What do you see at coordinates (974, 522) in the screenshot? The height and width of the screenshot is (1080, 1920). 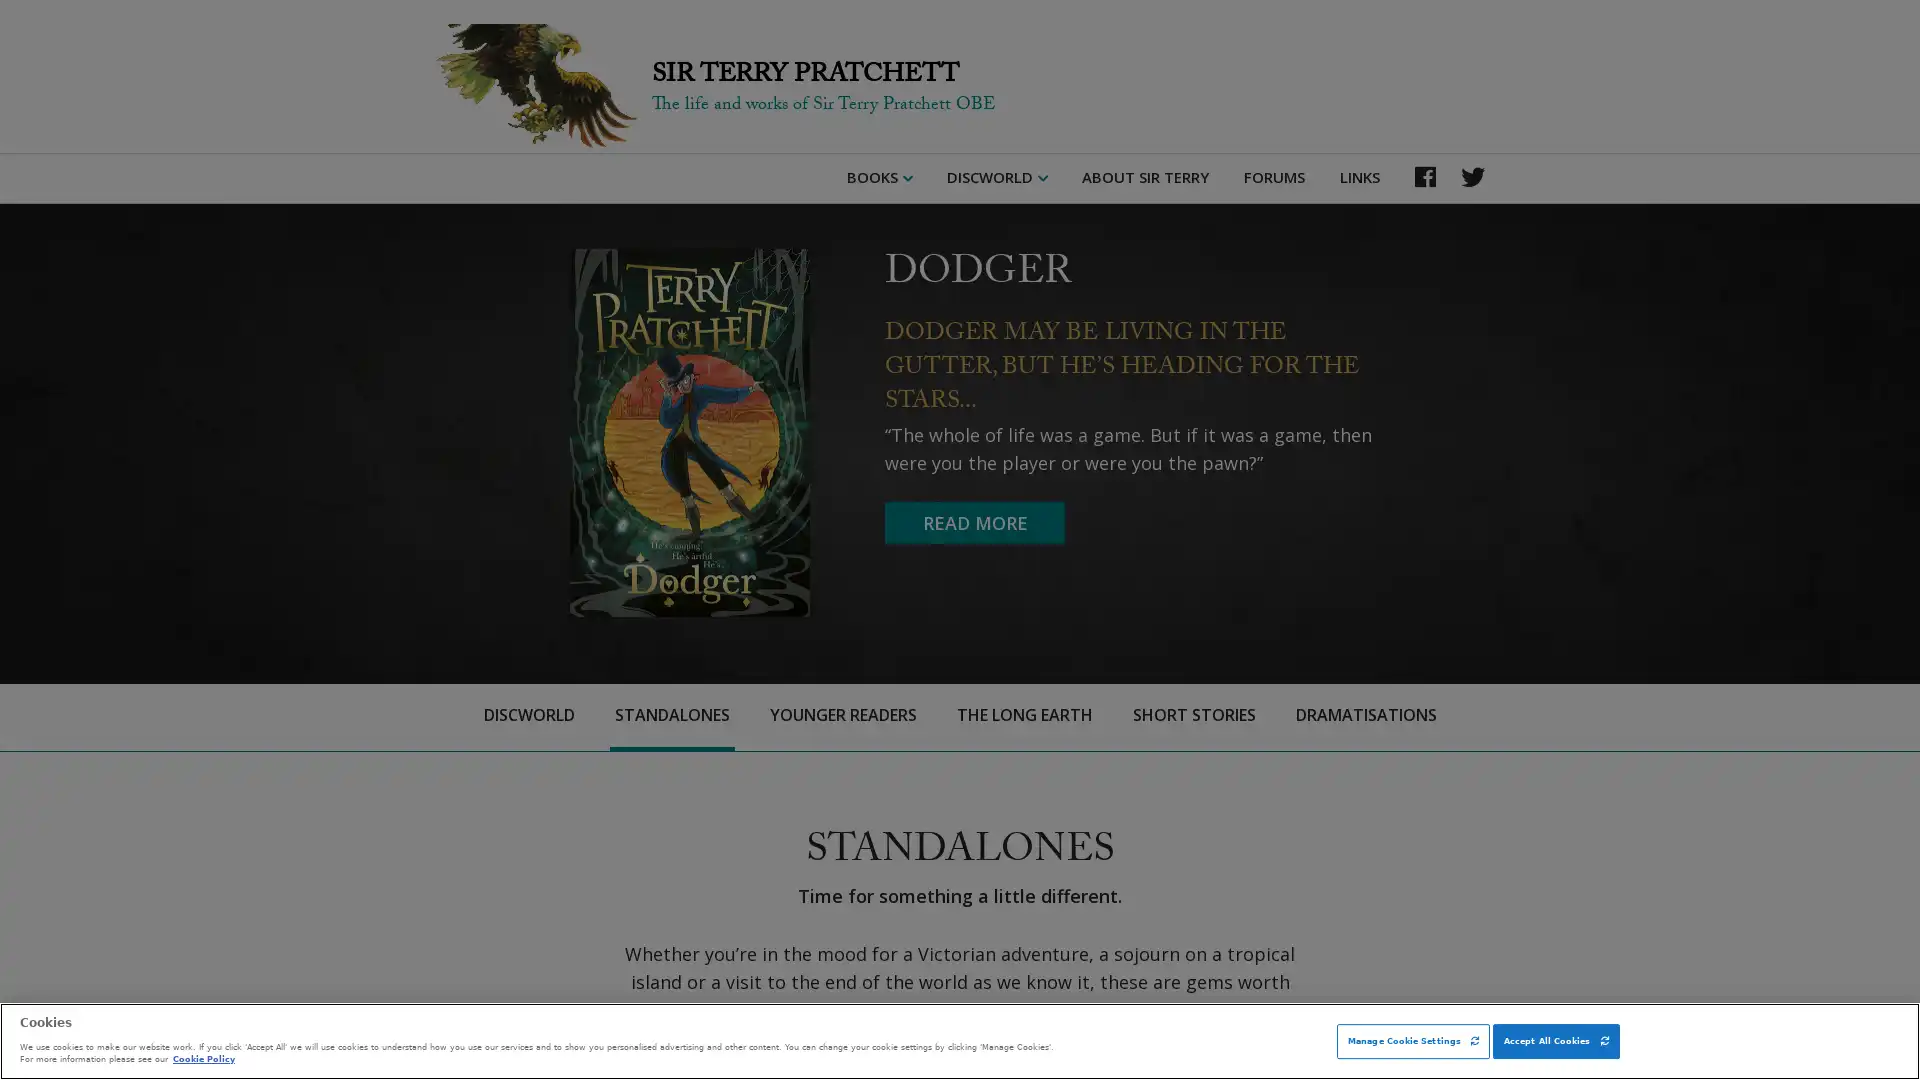 I see `READ MORE` at bounding box center [974, 522].